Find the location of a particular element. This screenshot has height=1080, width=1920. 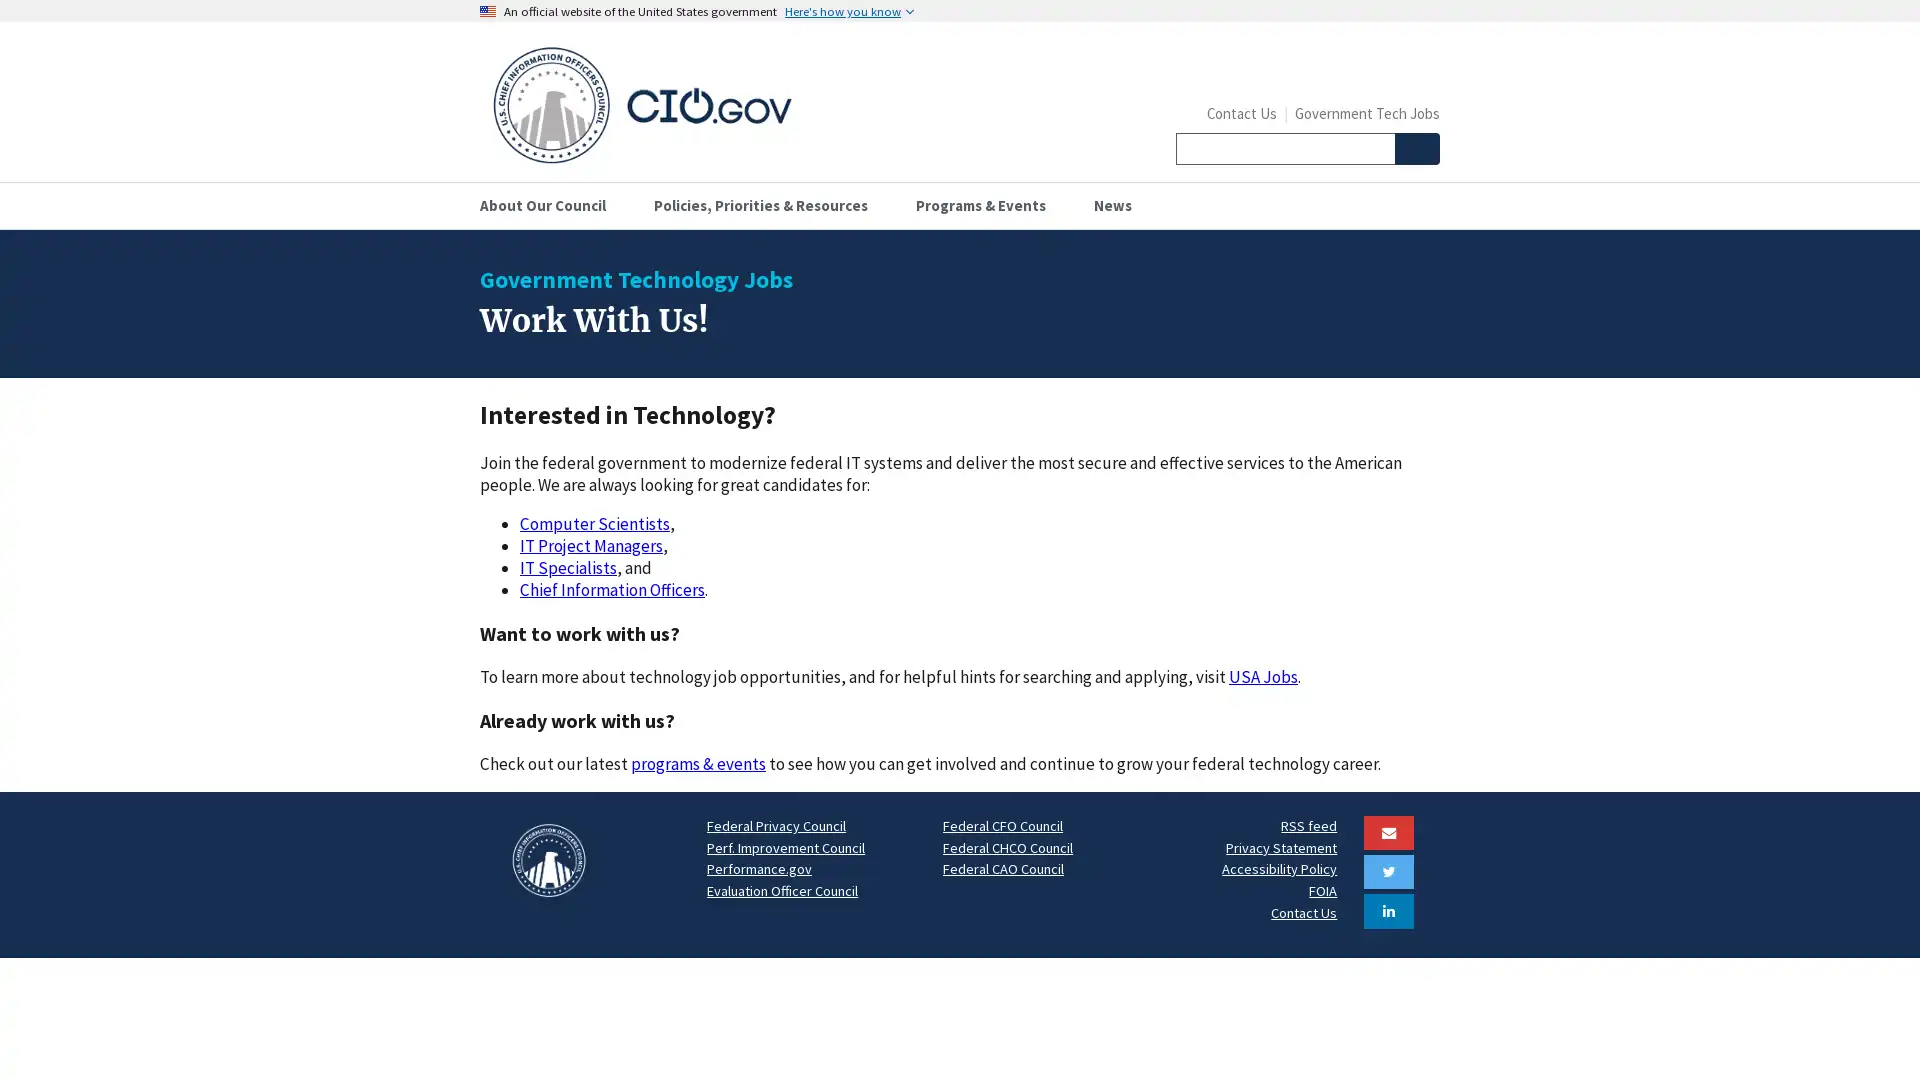

Programs & Events is located at coordinates (988, 205).